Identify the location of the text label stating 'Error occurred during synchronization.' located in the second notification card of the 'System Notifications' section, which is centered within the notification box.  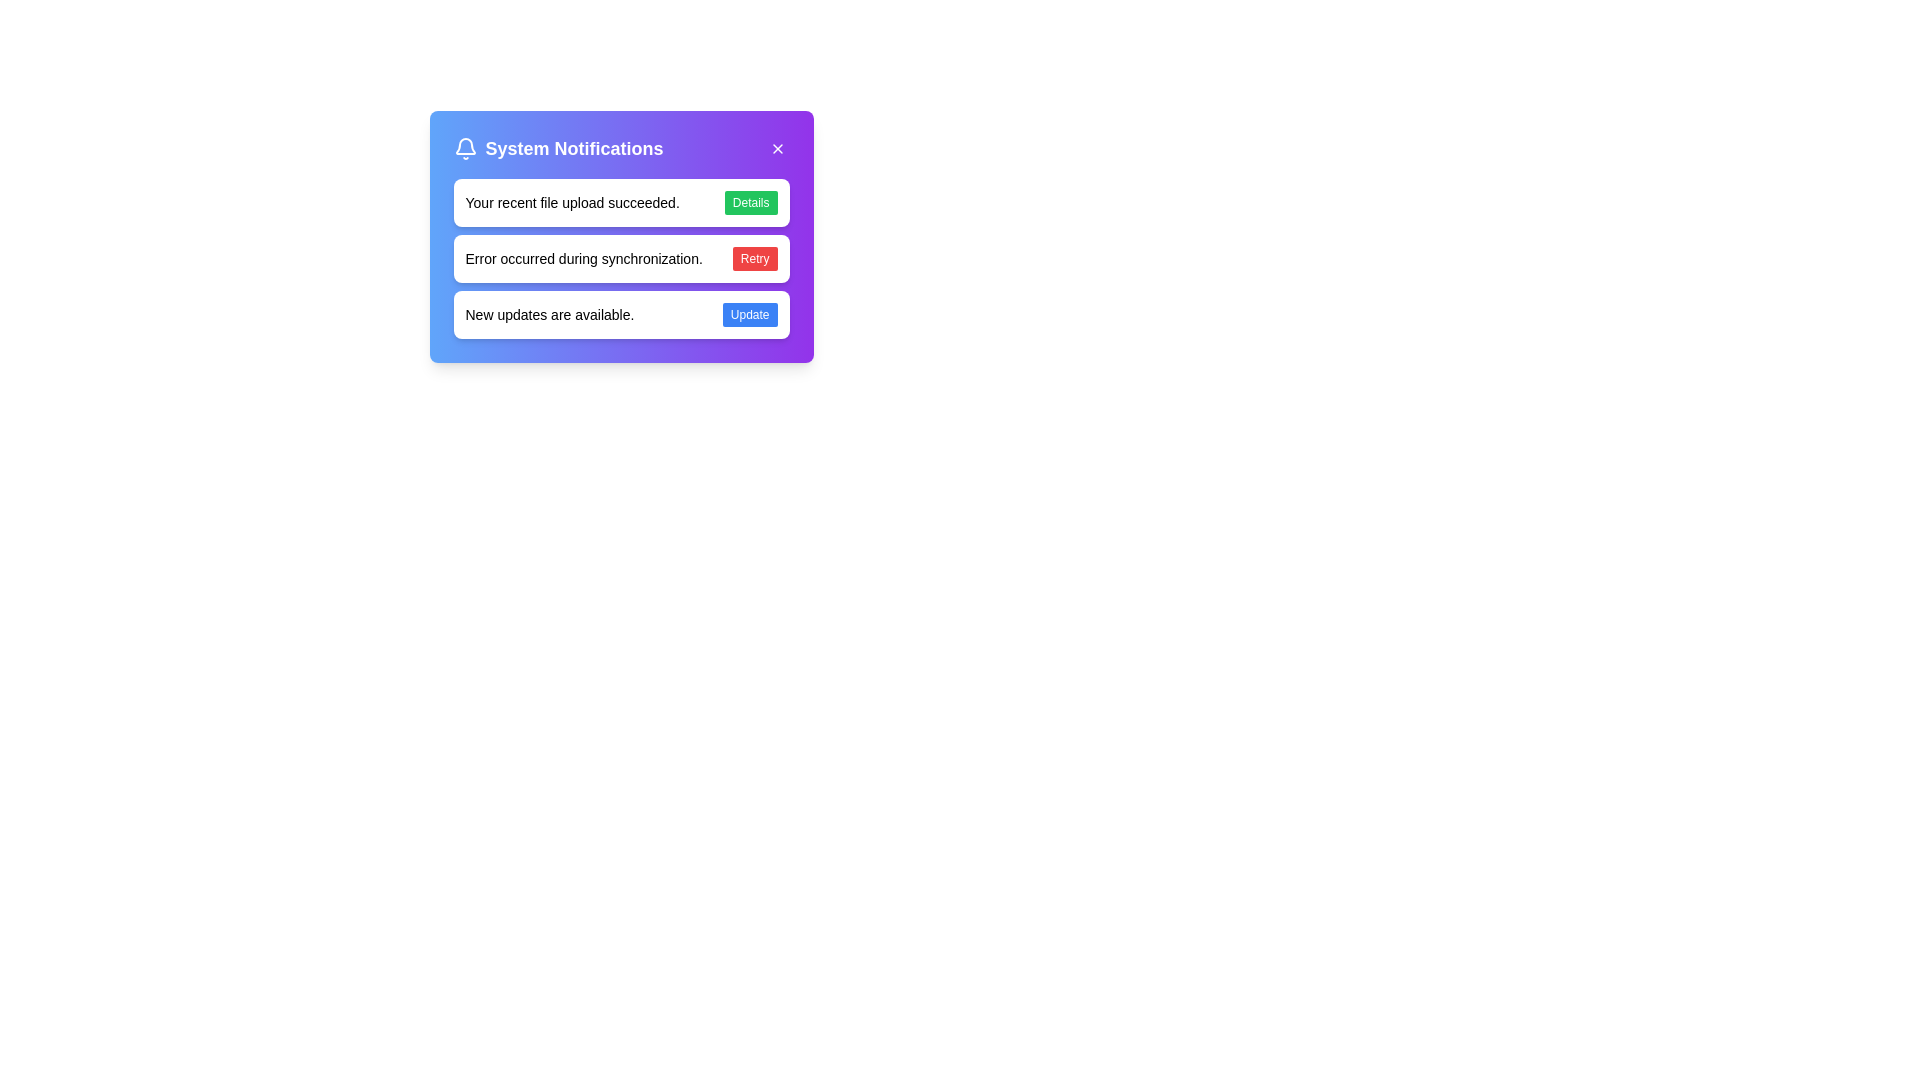
(583, 257).